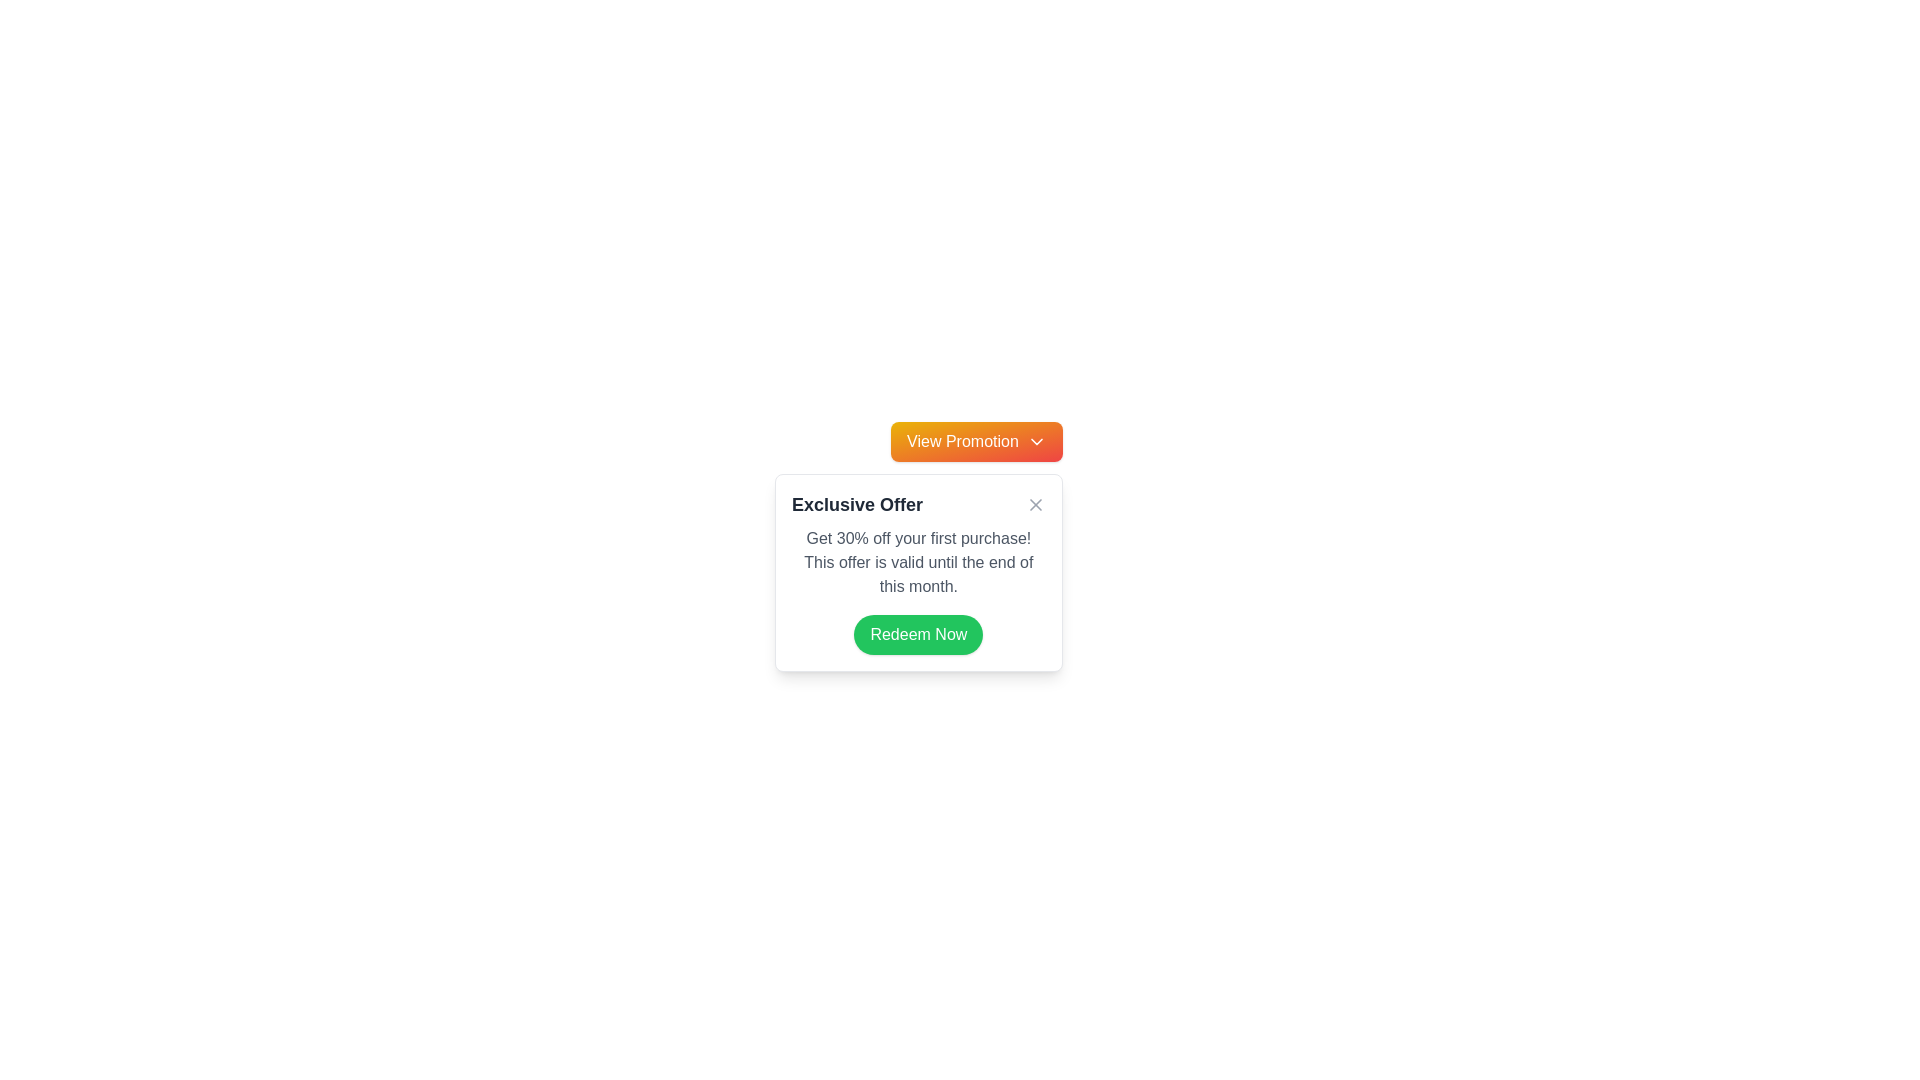  Describe the element at coordinates (917, 504) in the screenshot. I see `text label that serves as the title for the promotional content in the pop-up, located at the top of the pop-up adjacent to the close icon` at that location.